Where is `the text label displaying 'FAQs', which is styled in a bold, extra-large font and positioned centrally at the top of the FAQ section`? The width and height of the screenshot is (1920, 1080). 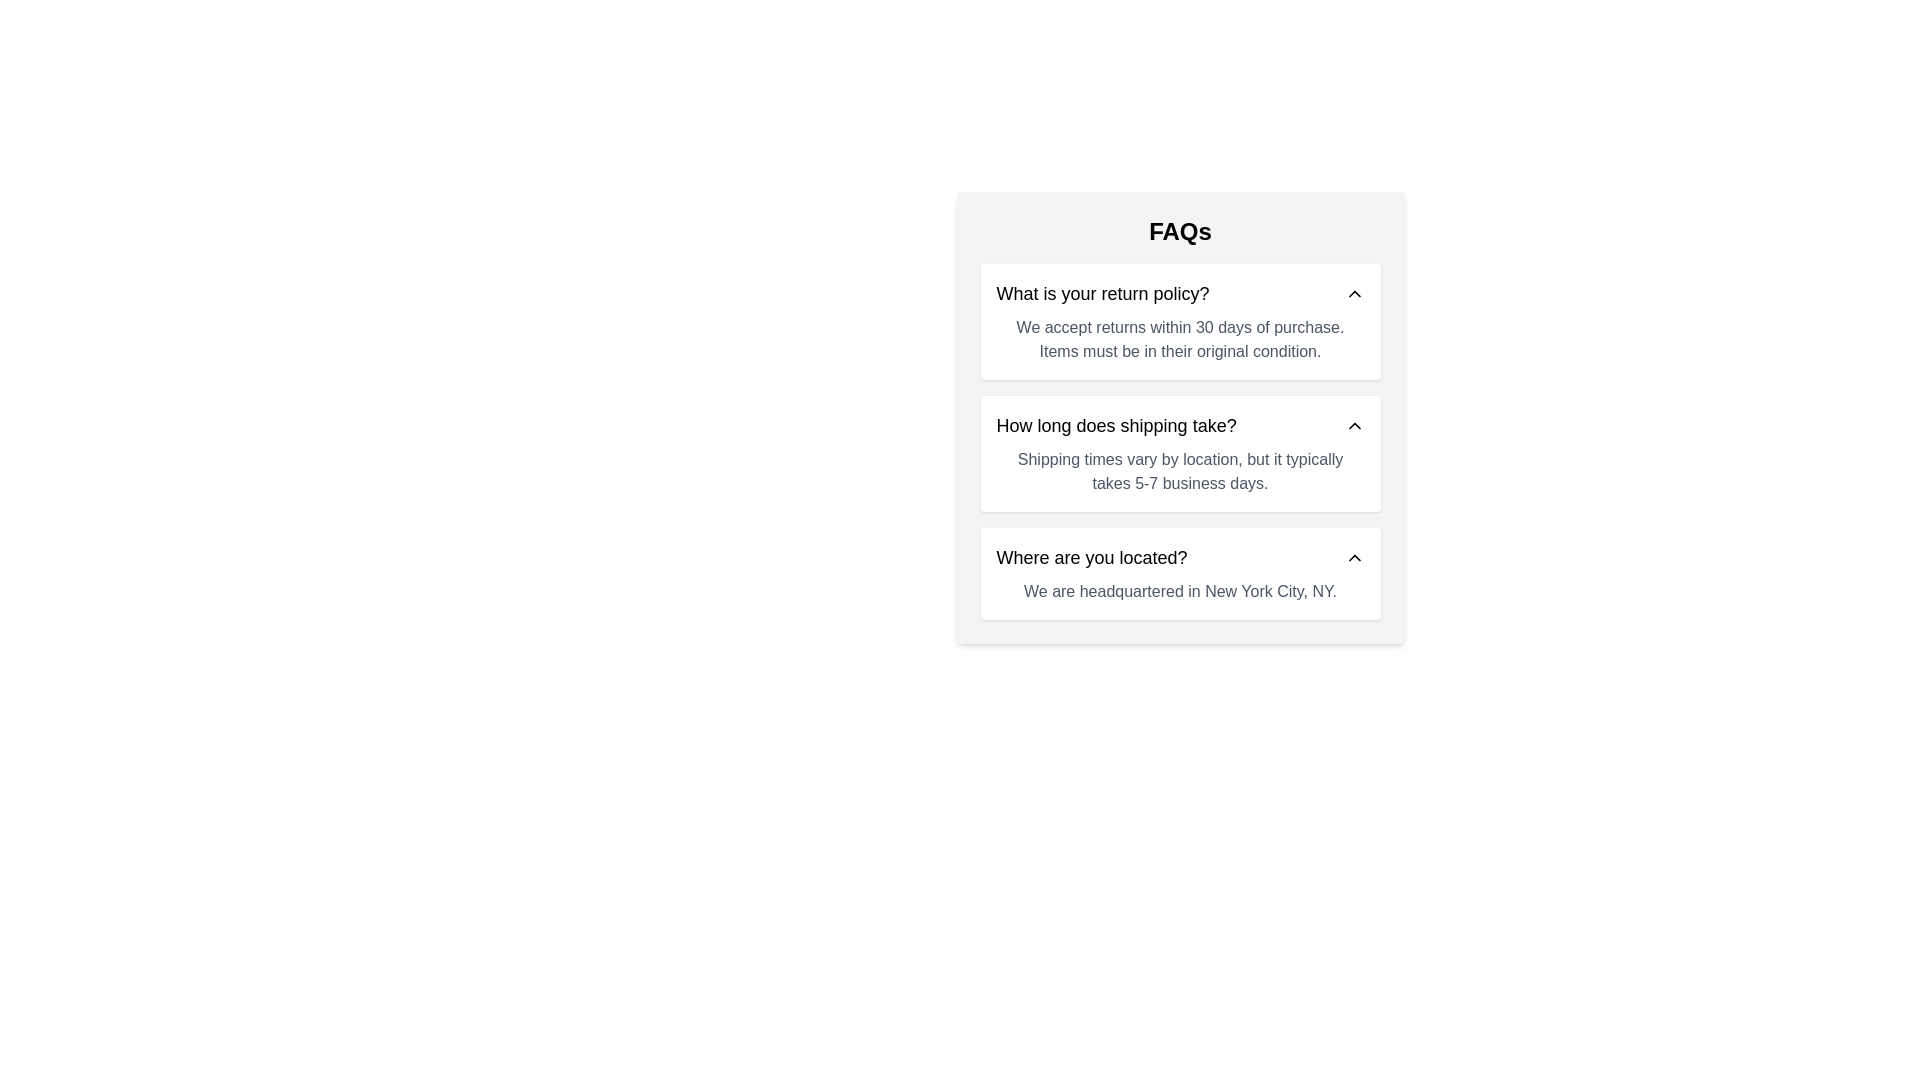 the text label displaying 'FAQs', which is styled in a bold, extra-large font and positioned centrally at the top of the FAQ section is located at coordinates (1180, 230).